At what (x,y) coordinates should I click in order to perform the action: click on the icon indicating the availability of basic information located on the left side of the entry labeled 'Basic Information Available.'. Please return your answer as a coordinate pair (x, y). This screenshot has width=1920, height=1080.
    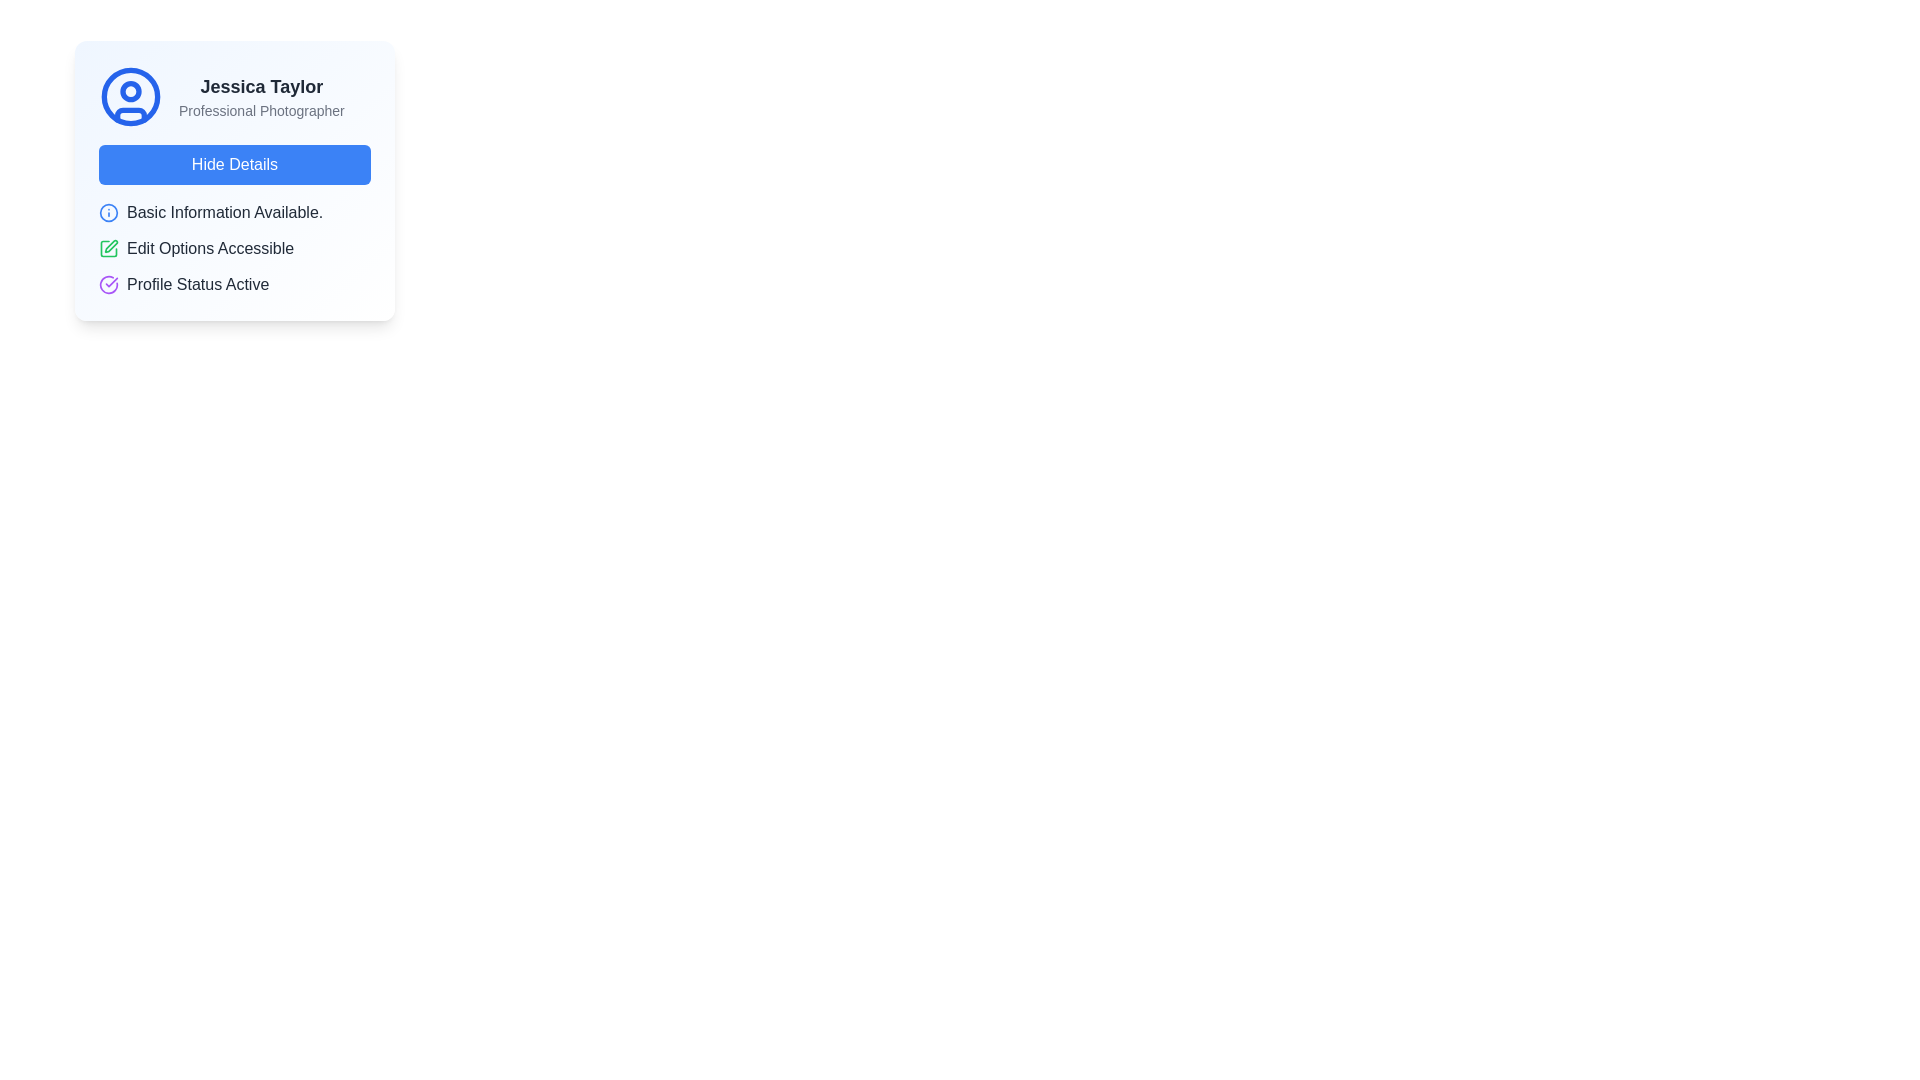
    Looking at the image, I should click on (108, 212).